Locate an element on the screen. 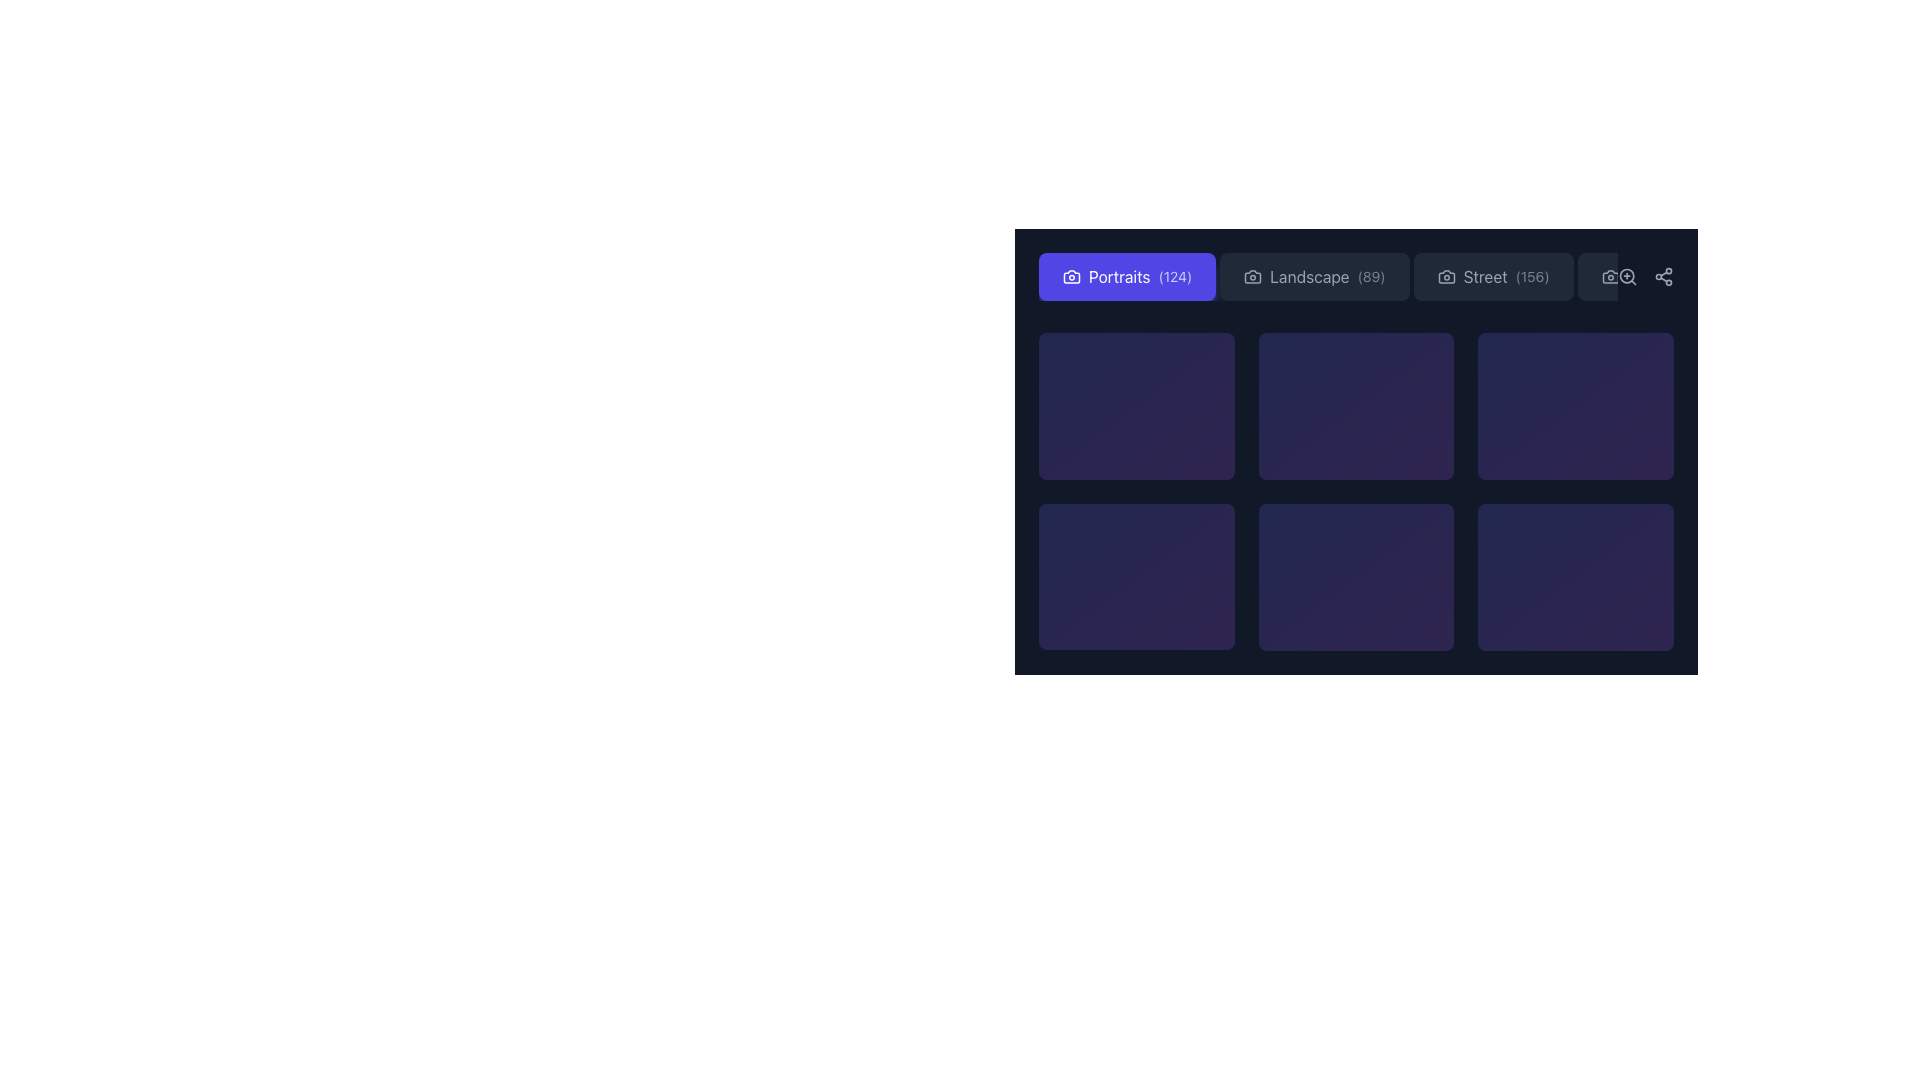 The image size is (1920, 1080). the supplementary text label indicating the number of items related to the 'Landscape' category, located to the right of the 'Landscape' text in the navigation section is located at coordinates (1370, 277).